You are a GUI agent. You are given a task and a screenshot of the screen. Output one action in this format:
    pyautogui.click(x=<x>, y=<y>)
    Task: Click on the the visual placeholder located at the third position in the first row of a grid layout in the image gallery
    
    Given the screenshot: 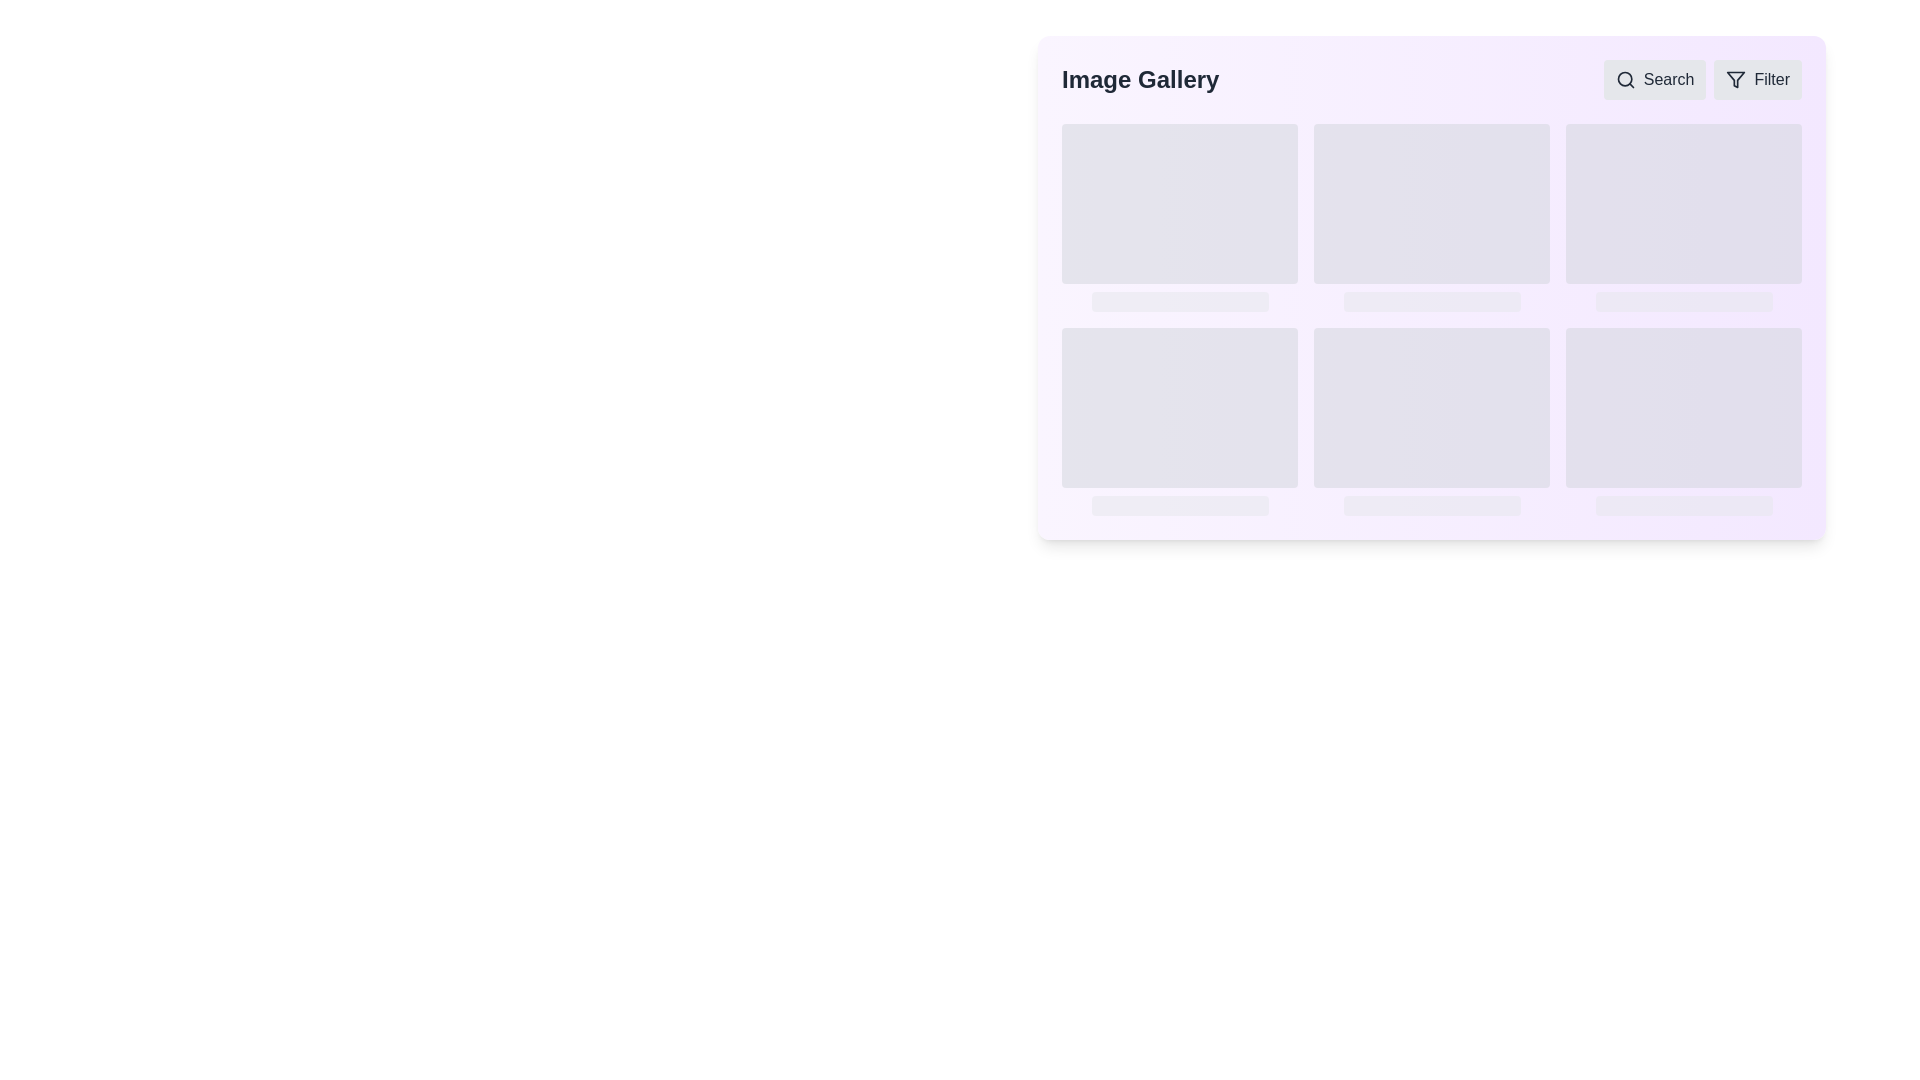 What is the action you would take?
    pyautogui.click(x=1683, y=218)
    